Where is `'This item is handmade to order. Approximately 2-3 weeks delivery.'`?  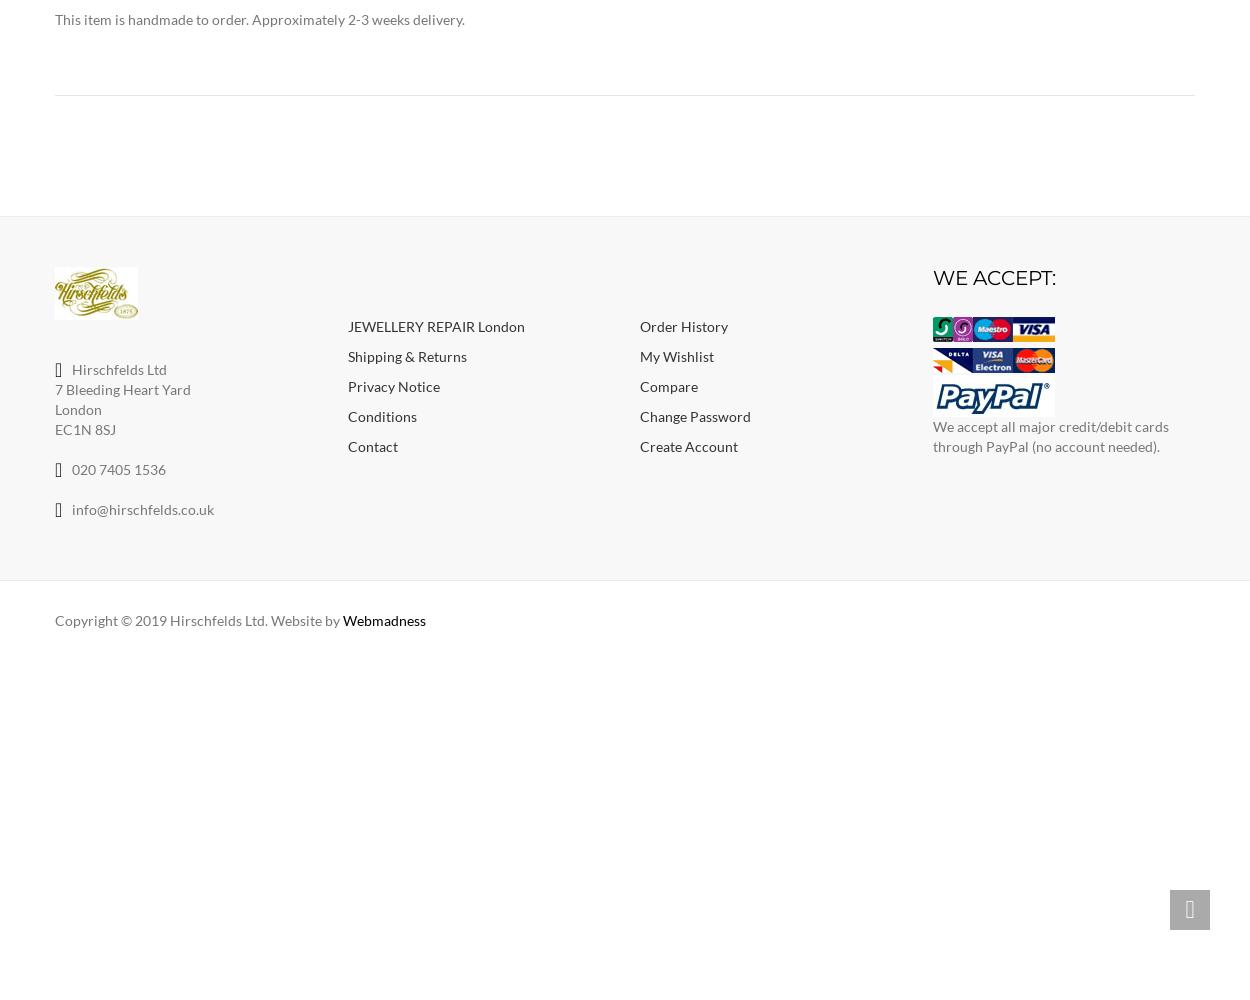 'This item is handmade to order. Approximately 2-3 weeks delivery.' is located at coordinates (260, 18).